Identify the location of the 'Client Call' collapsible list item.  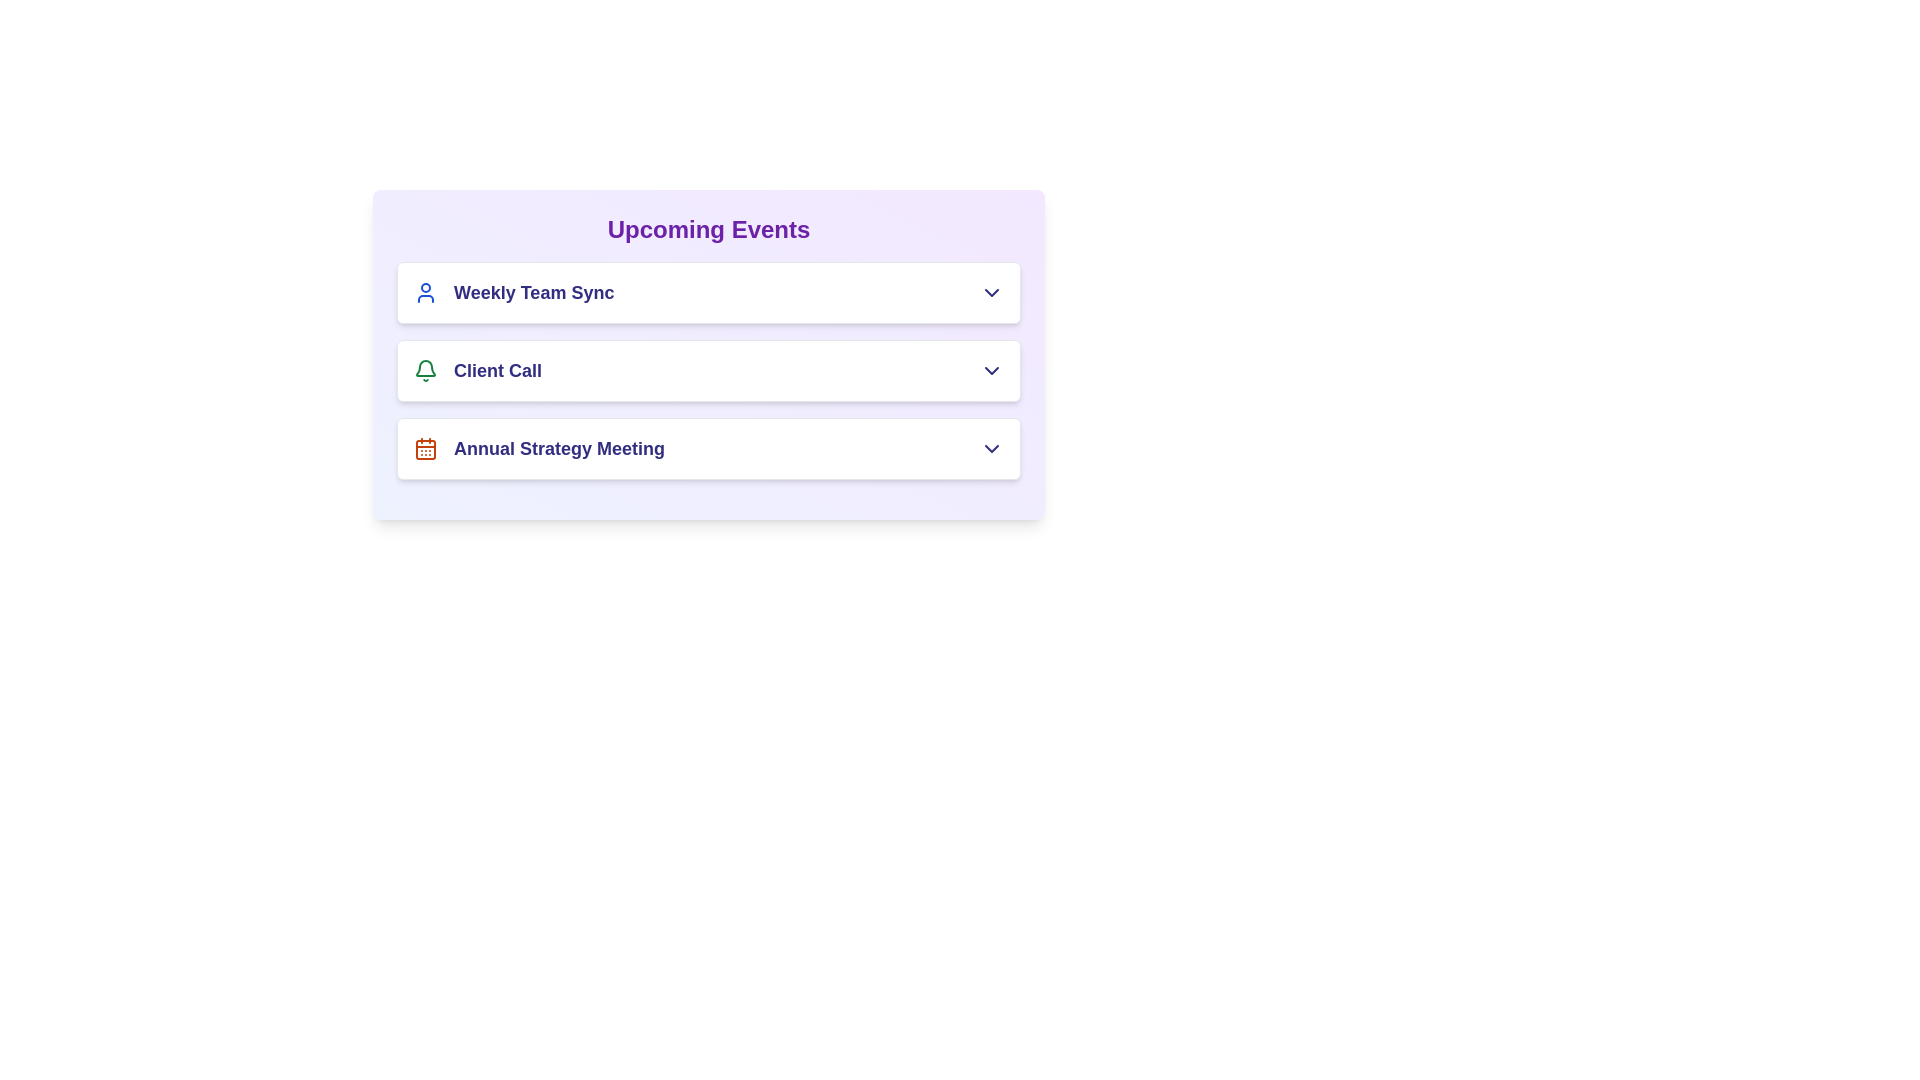
(709, 370).